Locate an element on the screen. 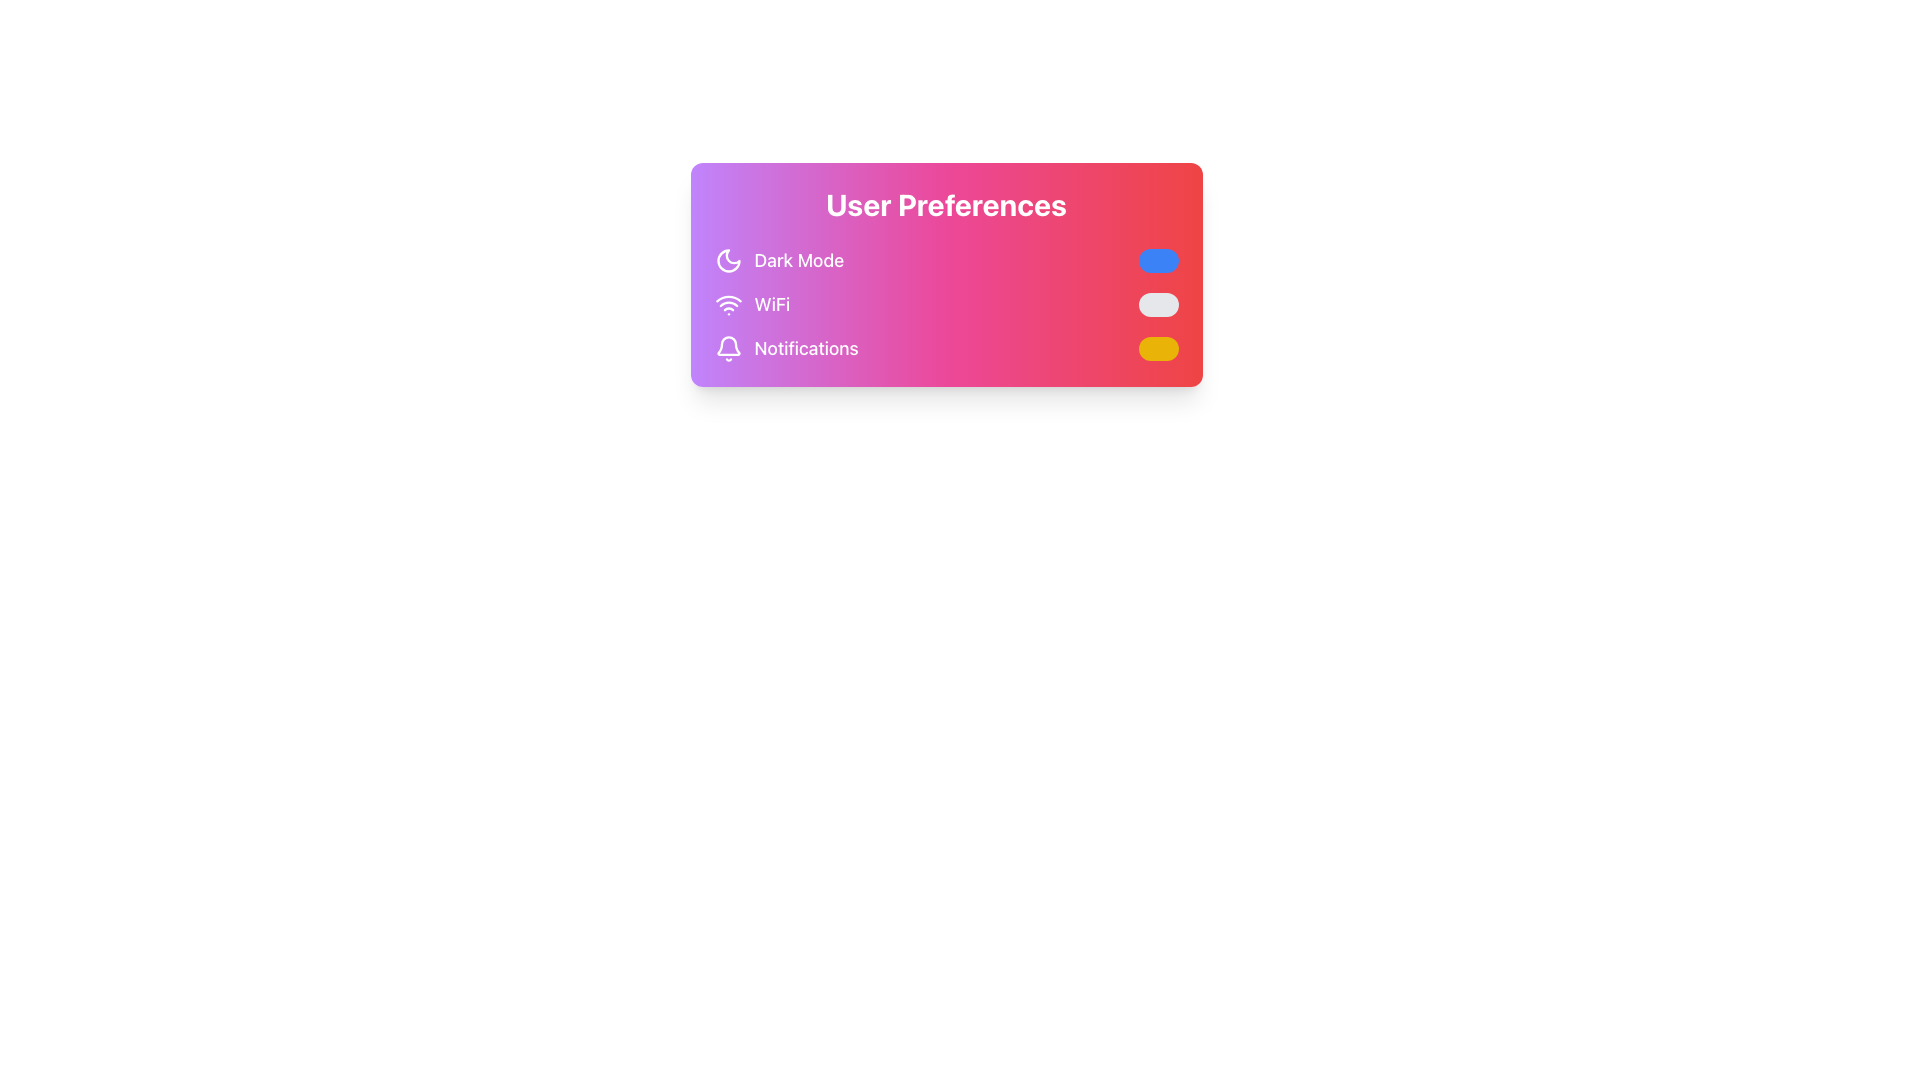  the notification setting label located in the 'User Preferences' section, positioned as the last option below 'WiFi' is located at coordinates (785, 347).